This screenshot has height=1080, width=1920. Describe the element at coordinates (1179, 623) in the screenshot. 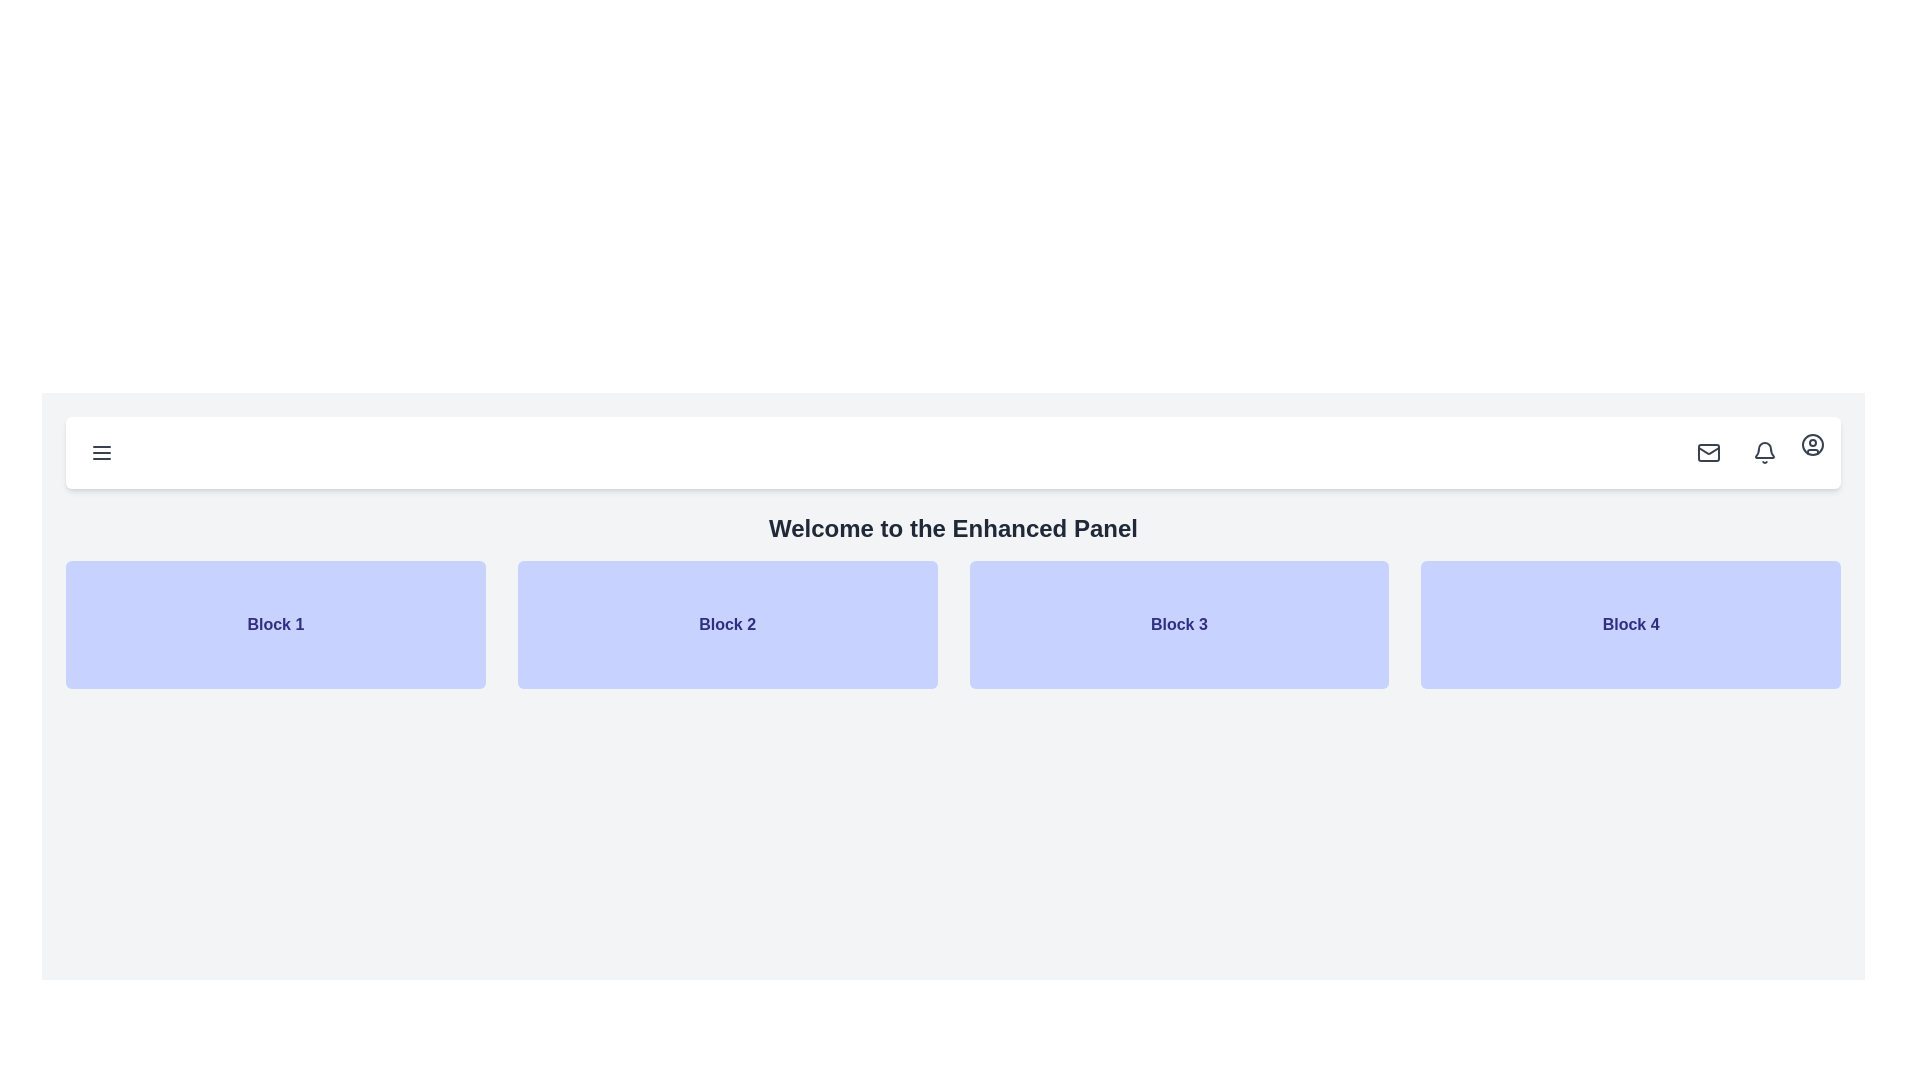

I see `text of the 'Block 3' label, which is a bold indigo text centrally located within a light indigo rounded rectangular block` at that location.